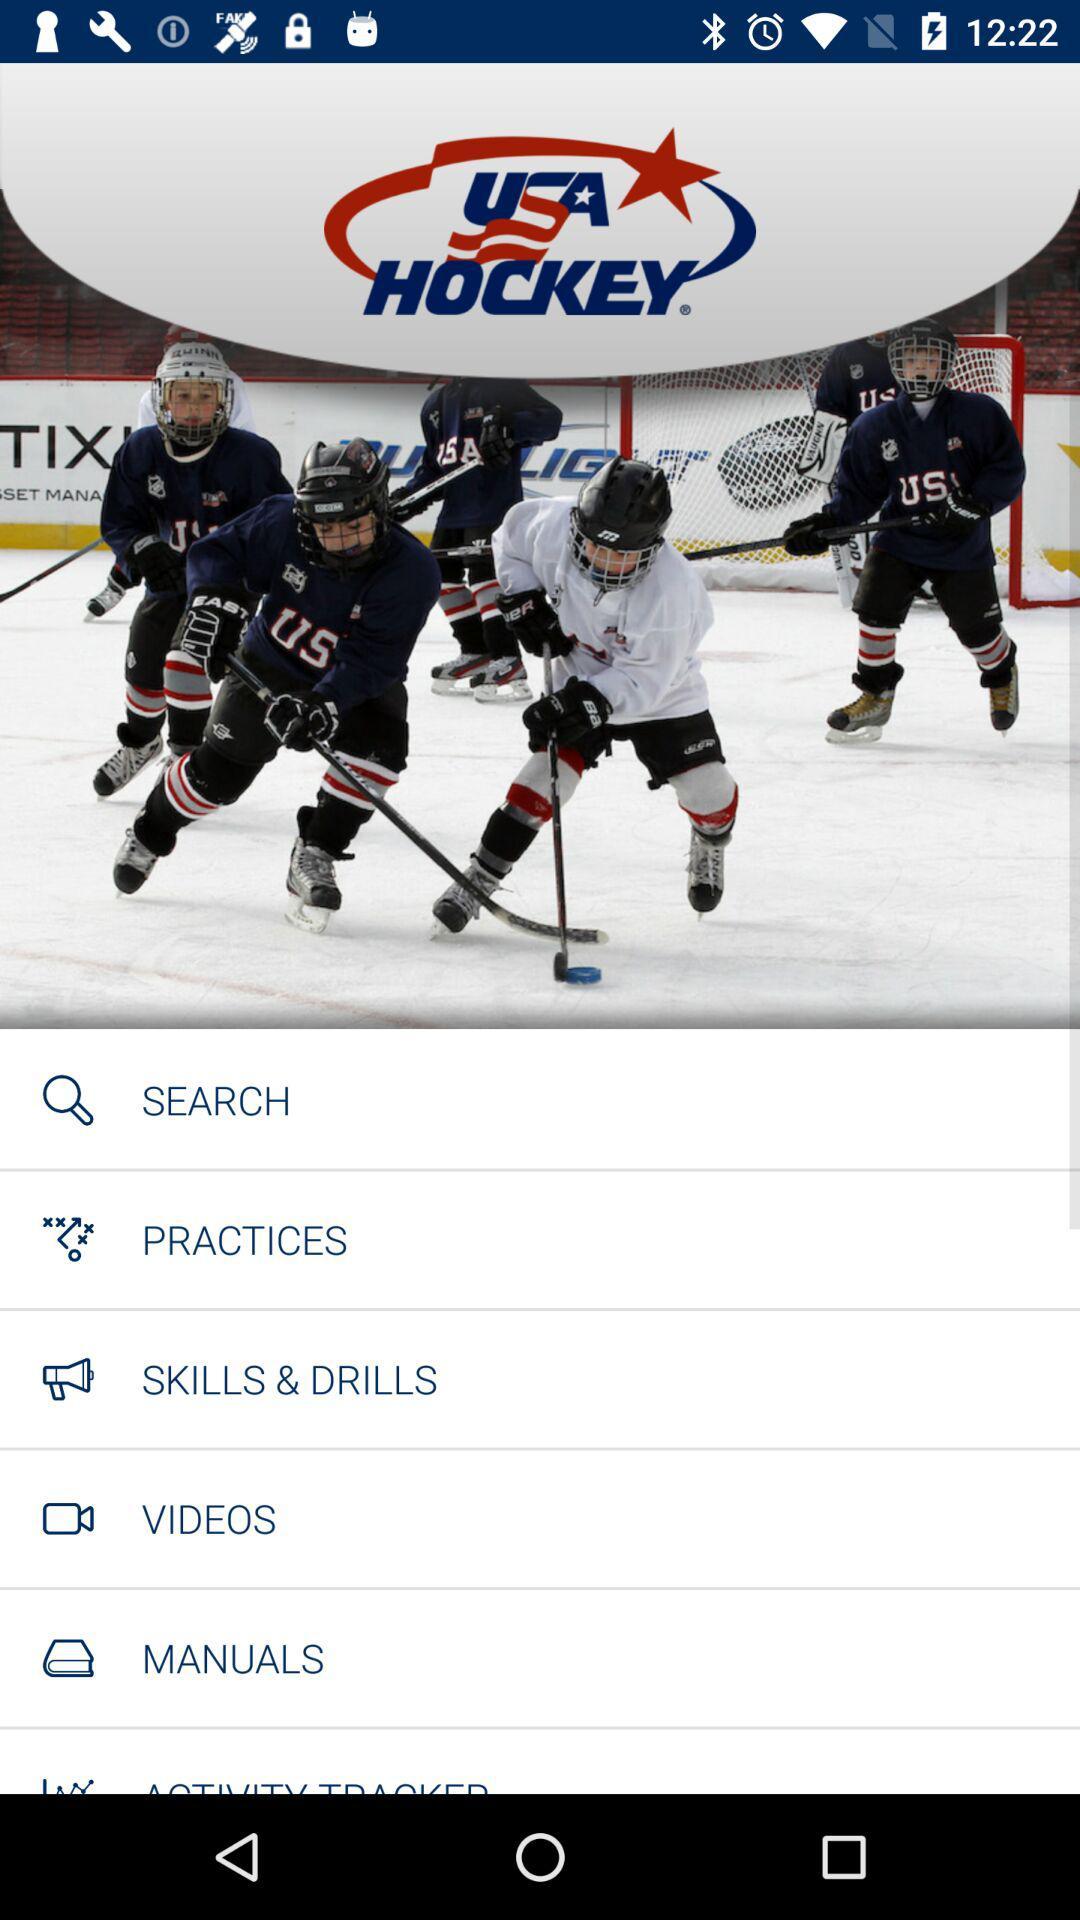 The image size is (1080, 1920). What do you see at coordinates (289, 1377) in the screenshot?
I see `skills & drills icon` at bounding box center [289, 1377].